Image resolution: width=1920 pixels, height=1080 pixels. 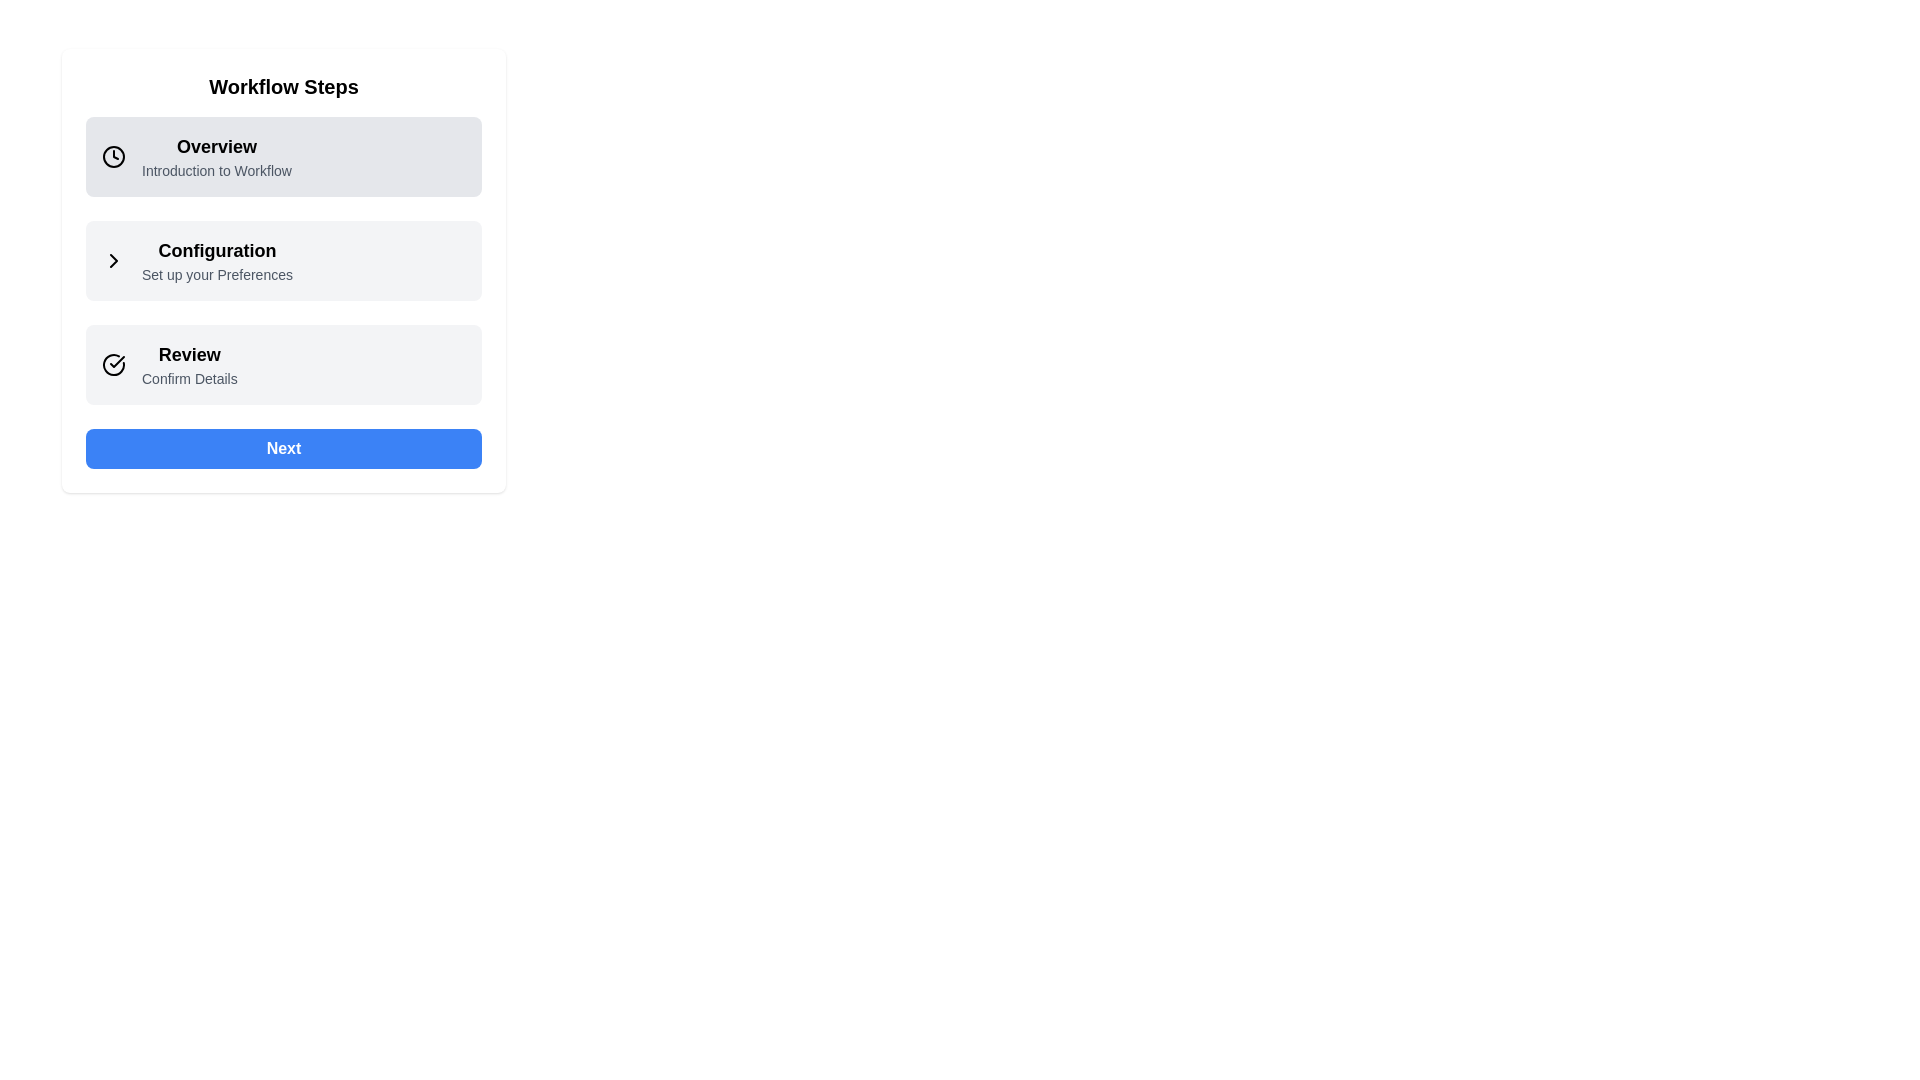 What do you see at coordinates (189, 365) in the screenshot?
I see `the 'Review' text display element, which is the third entry in the 'Workflow Steps' list` at bounding box center [189, 365].